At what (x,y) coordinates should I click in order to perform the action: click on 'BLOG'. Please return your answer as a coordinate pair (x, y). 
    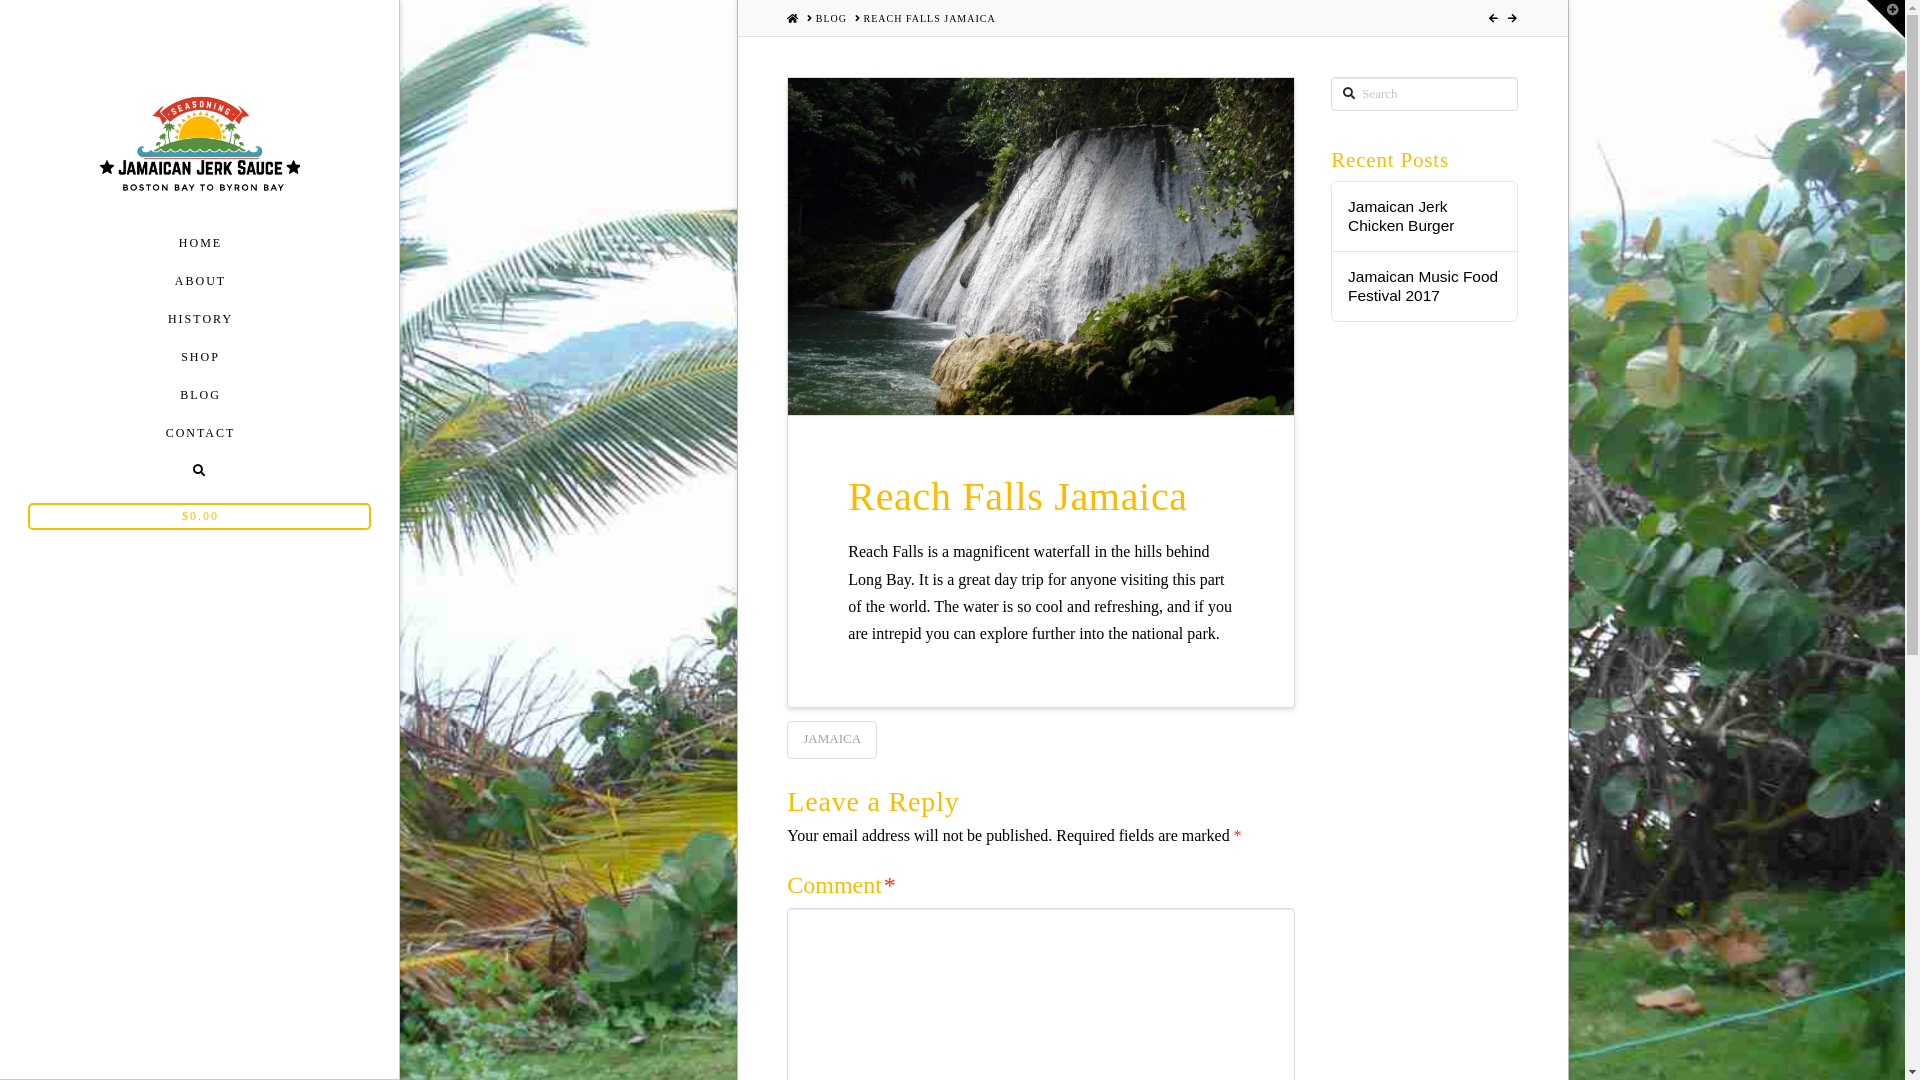
    Looking at the image, I should click on (816, 19).